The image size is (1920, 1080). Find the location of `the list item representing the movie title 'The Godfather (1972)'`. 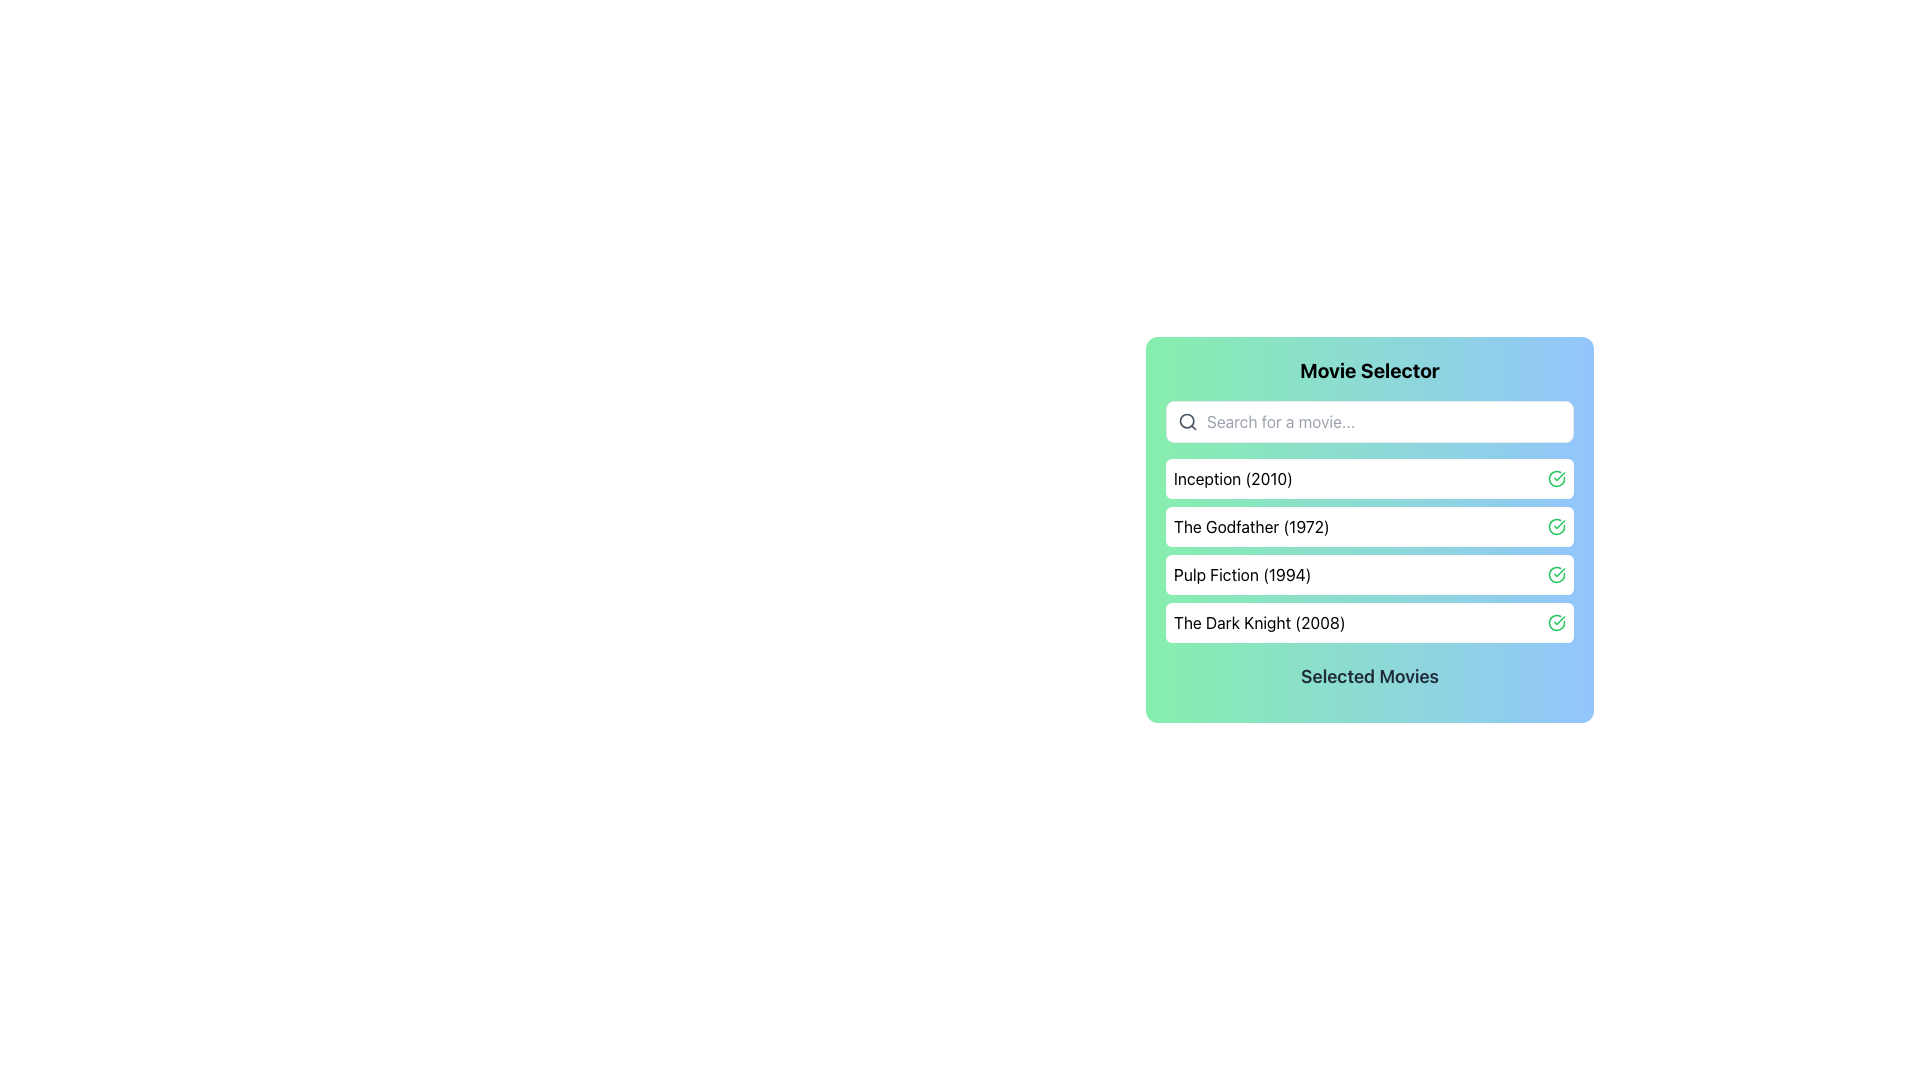

the list item representing the movie title 'The Godfather (1972)' is located at coordinates (1368, 526).